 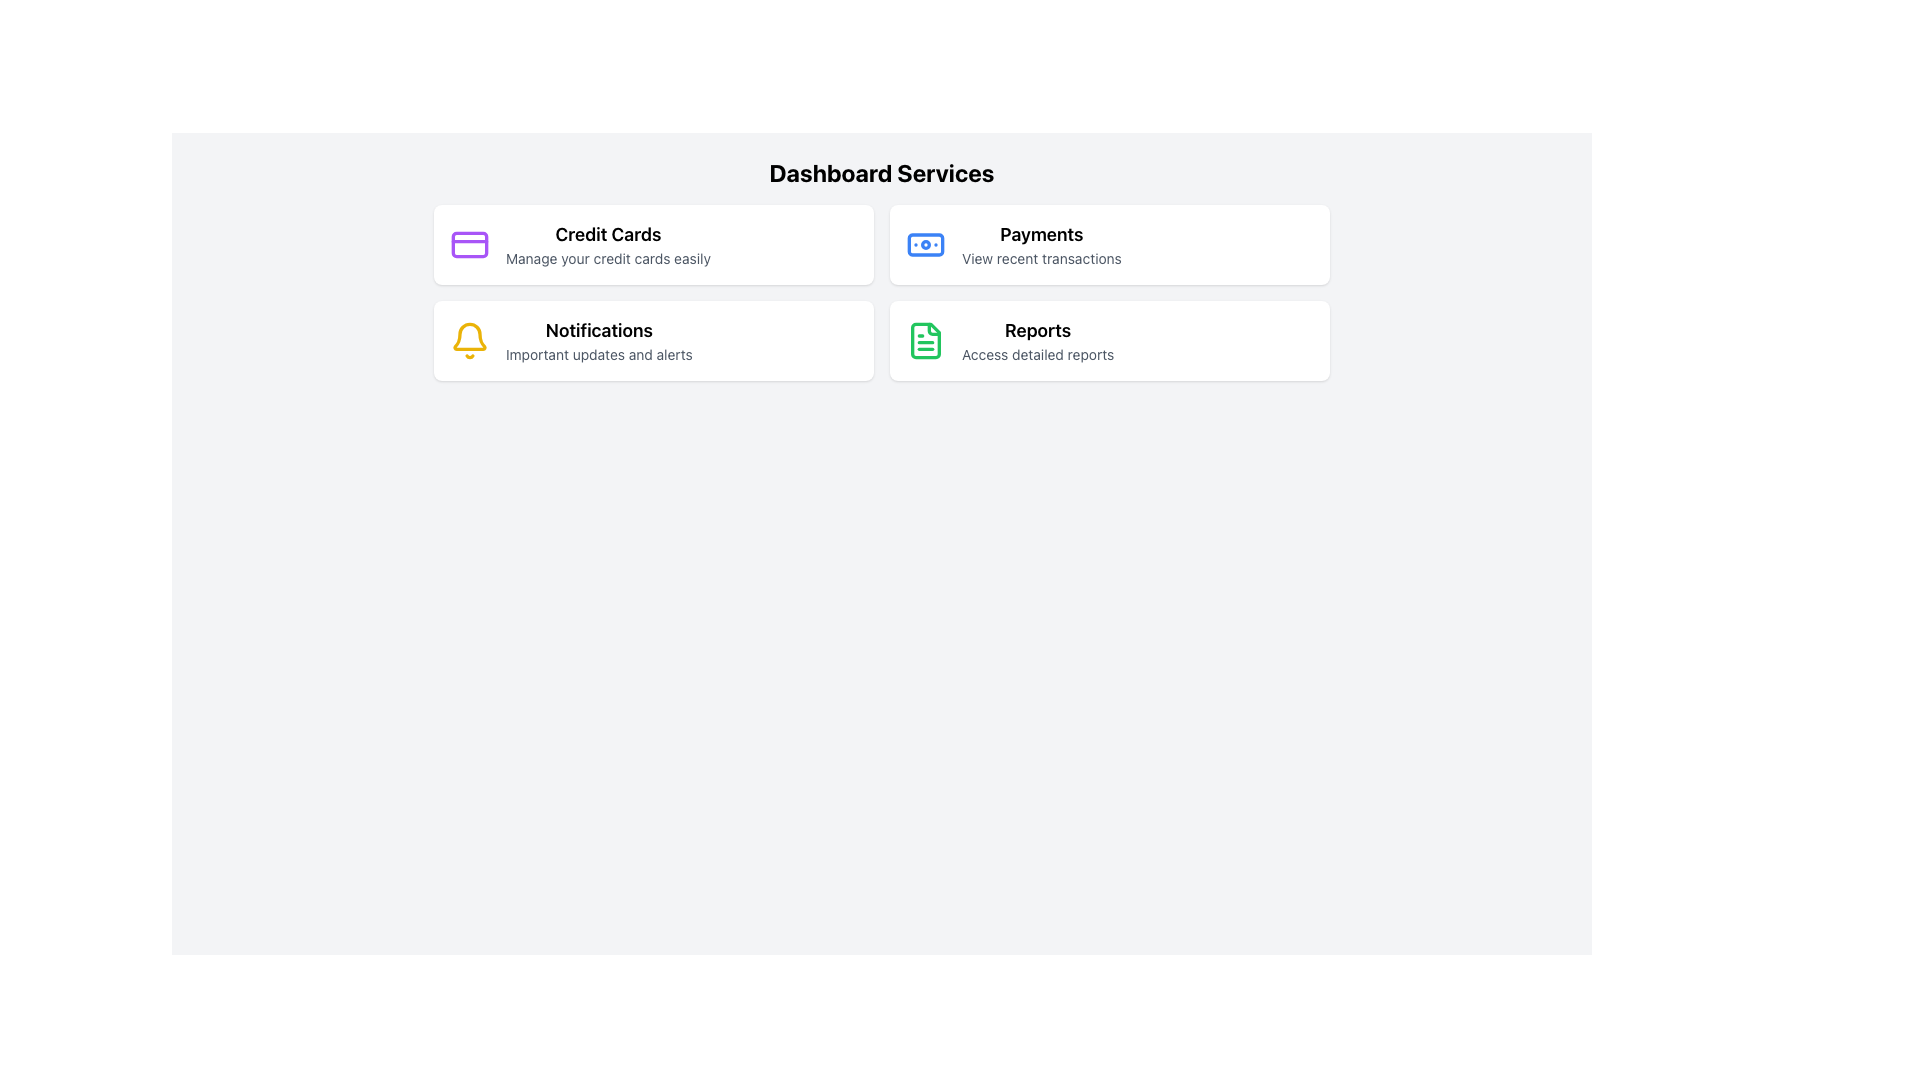 I want to click on the Informational Card located in the lower-left quadrant of the interface, which is the second card in the first column of a grid layout, so click(x=653, y=339).